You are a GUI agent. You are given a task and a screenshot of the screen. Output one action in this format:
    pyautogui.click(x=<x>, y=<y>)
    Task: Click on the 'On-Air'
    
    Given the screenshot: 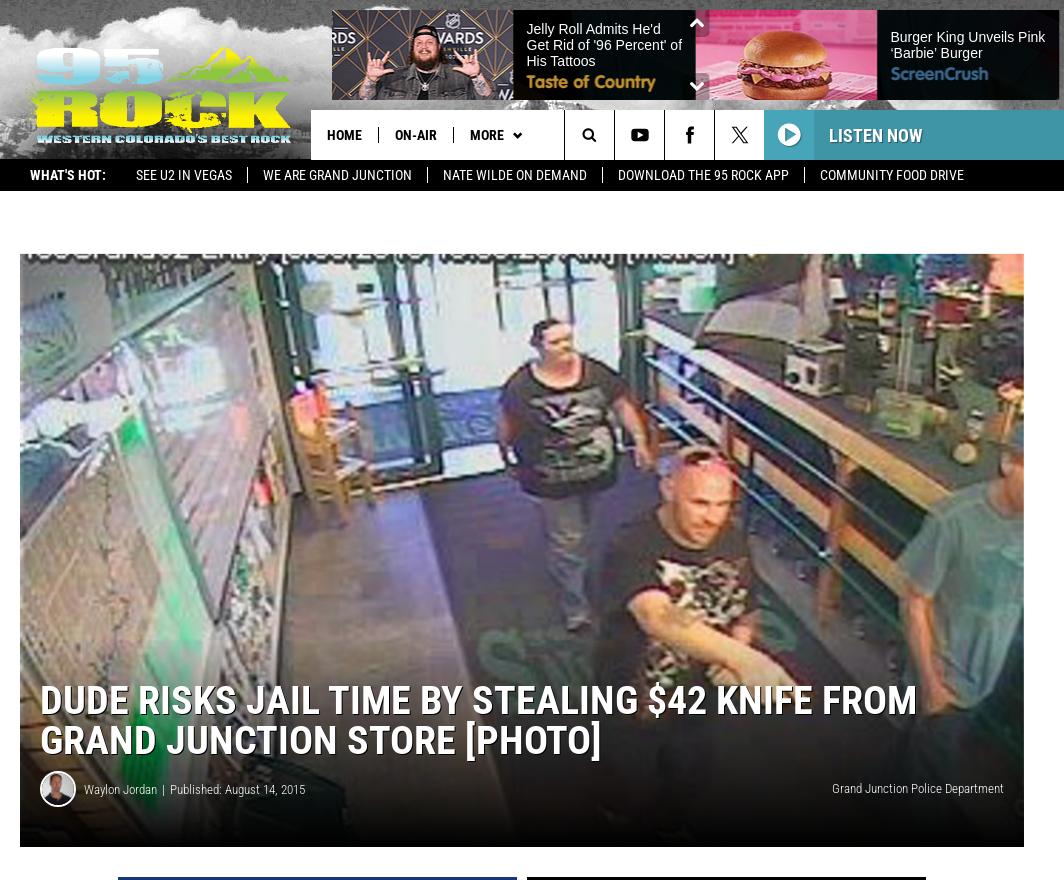 What is the action you would take?
    pyautogui.click(x=416, y=134)
    